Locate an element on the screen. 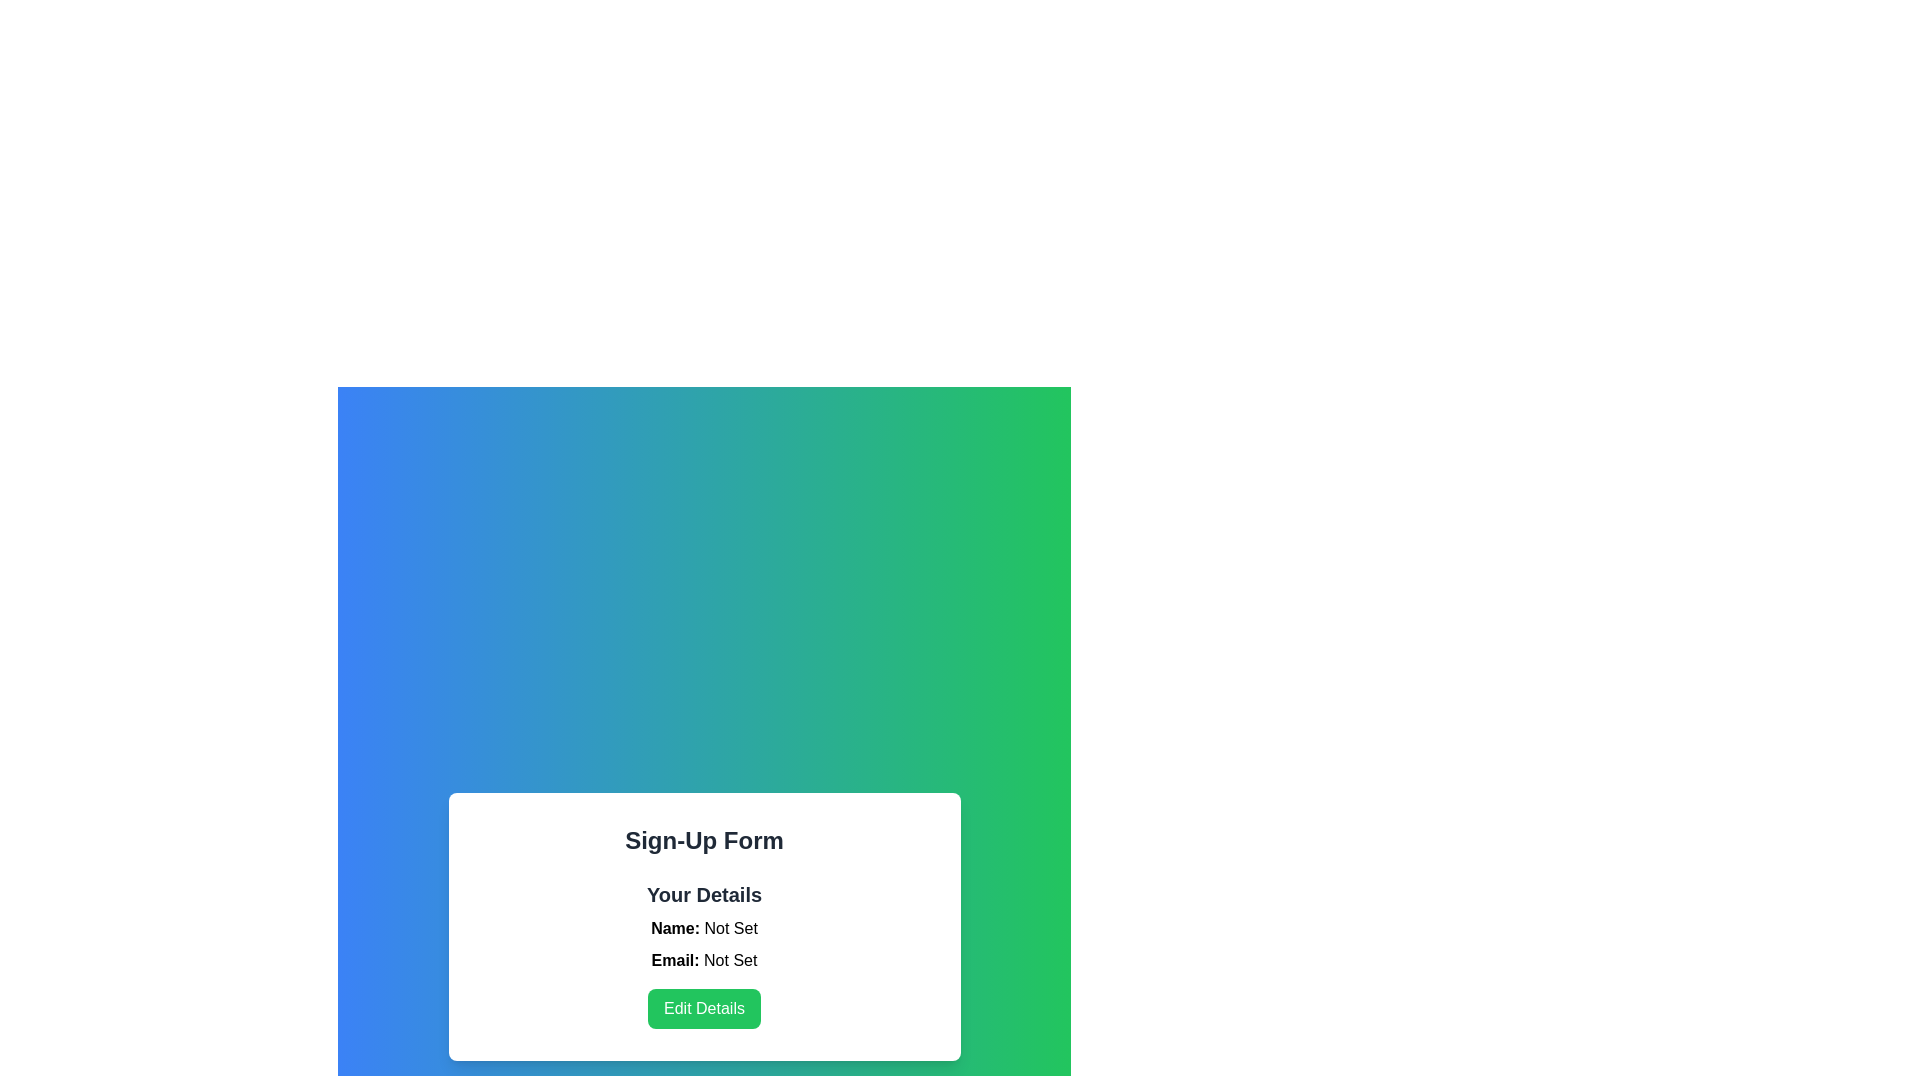 Image resolution: width=1920 pixels, height=1080 pixels. the text label displaying 'Email:' in bold, black font, located to the left of 'Not Set' within the 'Your Details' section is located at coordinates (675, 959).